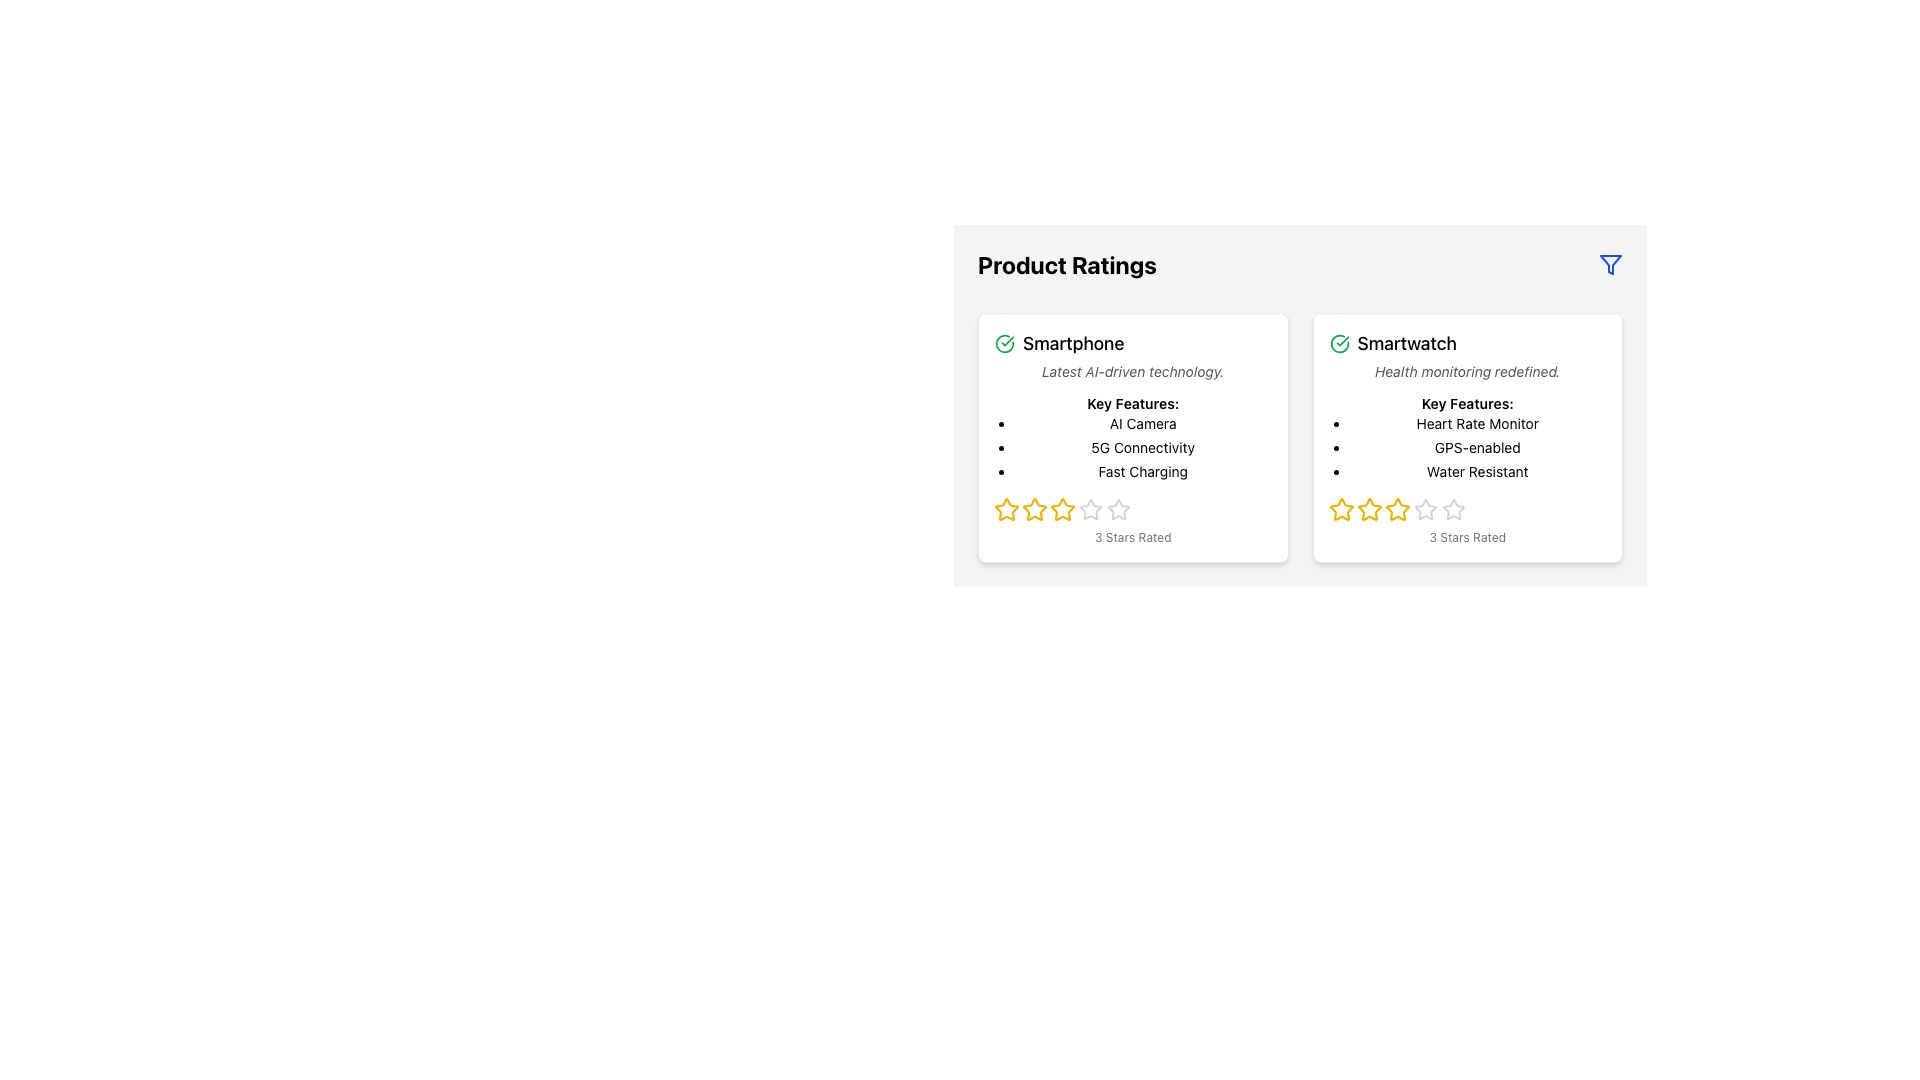 This screenshot has height=1080, width=1920. I want to click on the green circular icon with a checkmark that is positioned to the left of the text 'Smartphone', aligning with the text's vertical center, so click(1004, 342).